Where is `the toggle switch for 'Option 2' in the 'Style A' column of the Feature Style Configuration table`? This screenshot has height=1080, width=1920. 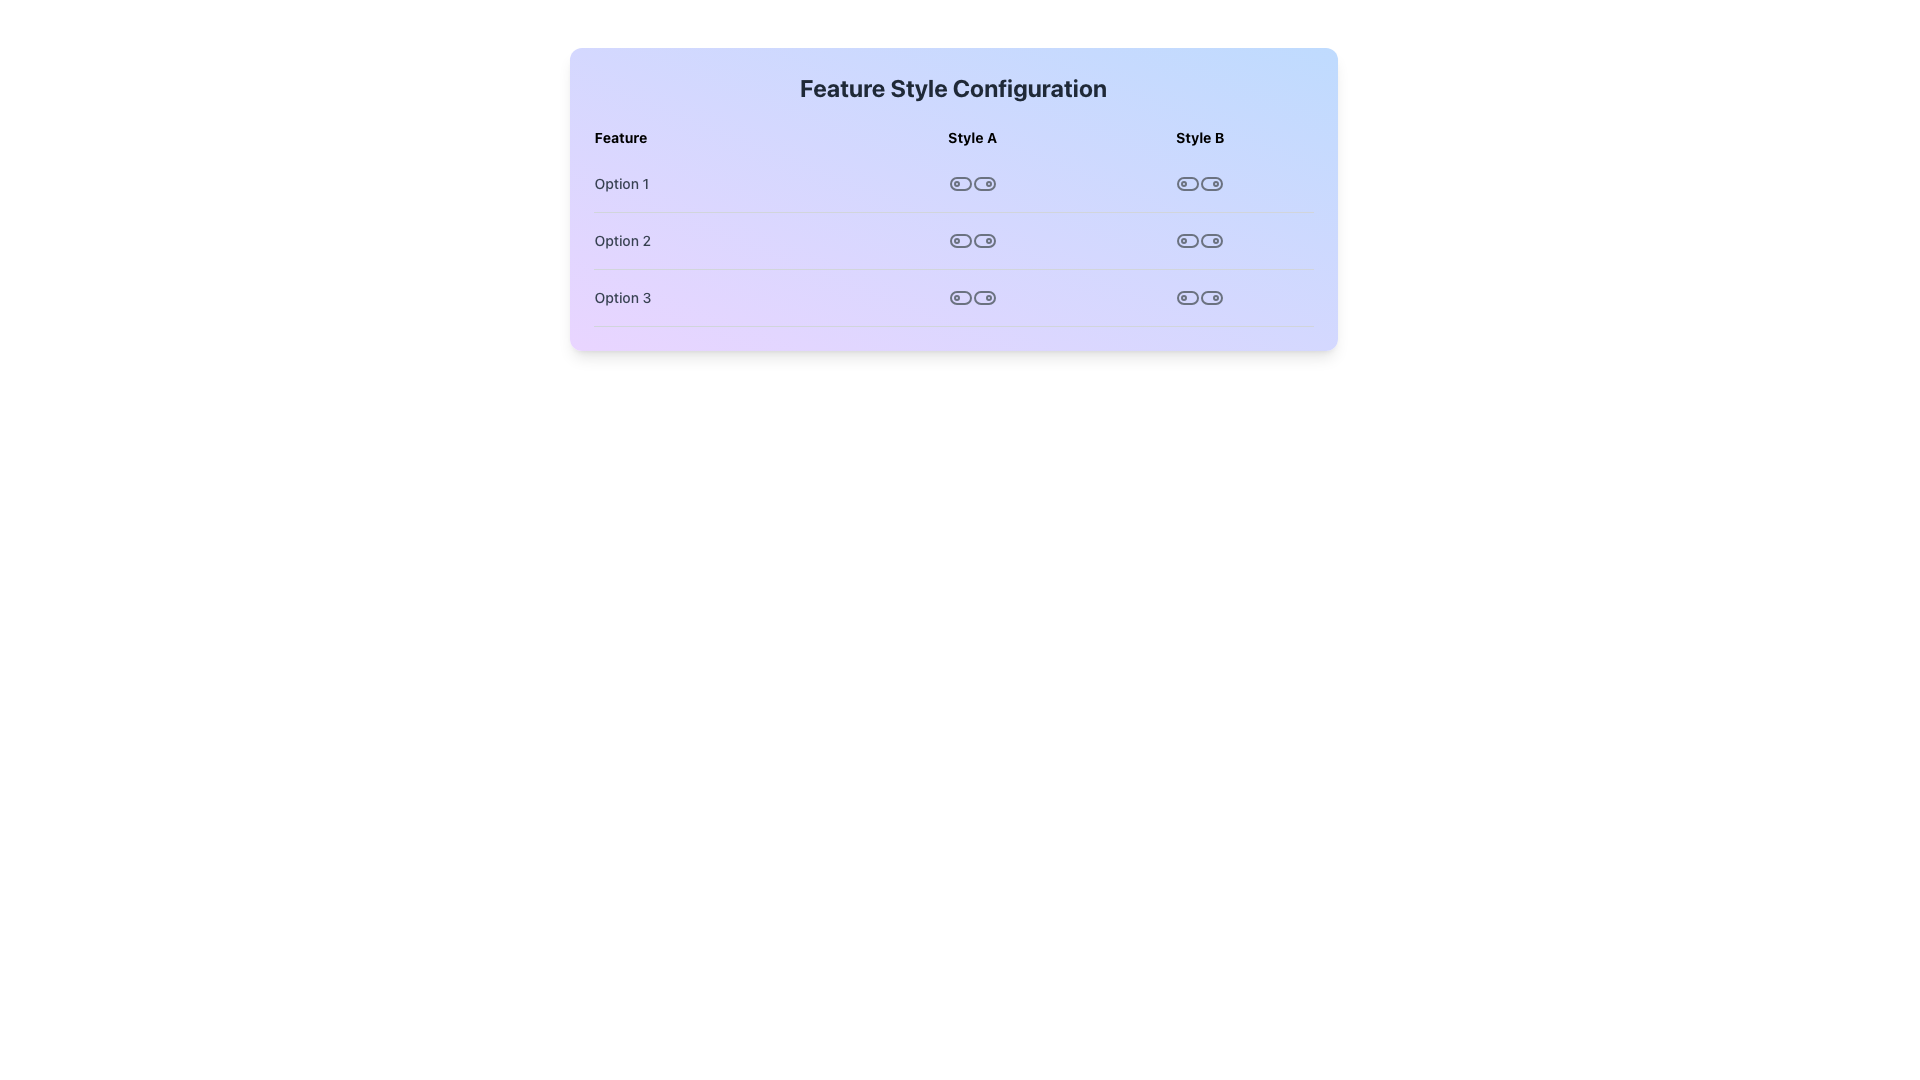
the toggle switch for 'Option 2' in the 'Style A' column of the Feature Style Configuration table is located at coordinates (952, 240).